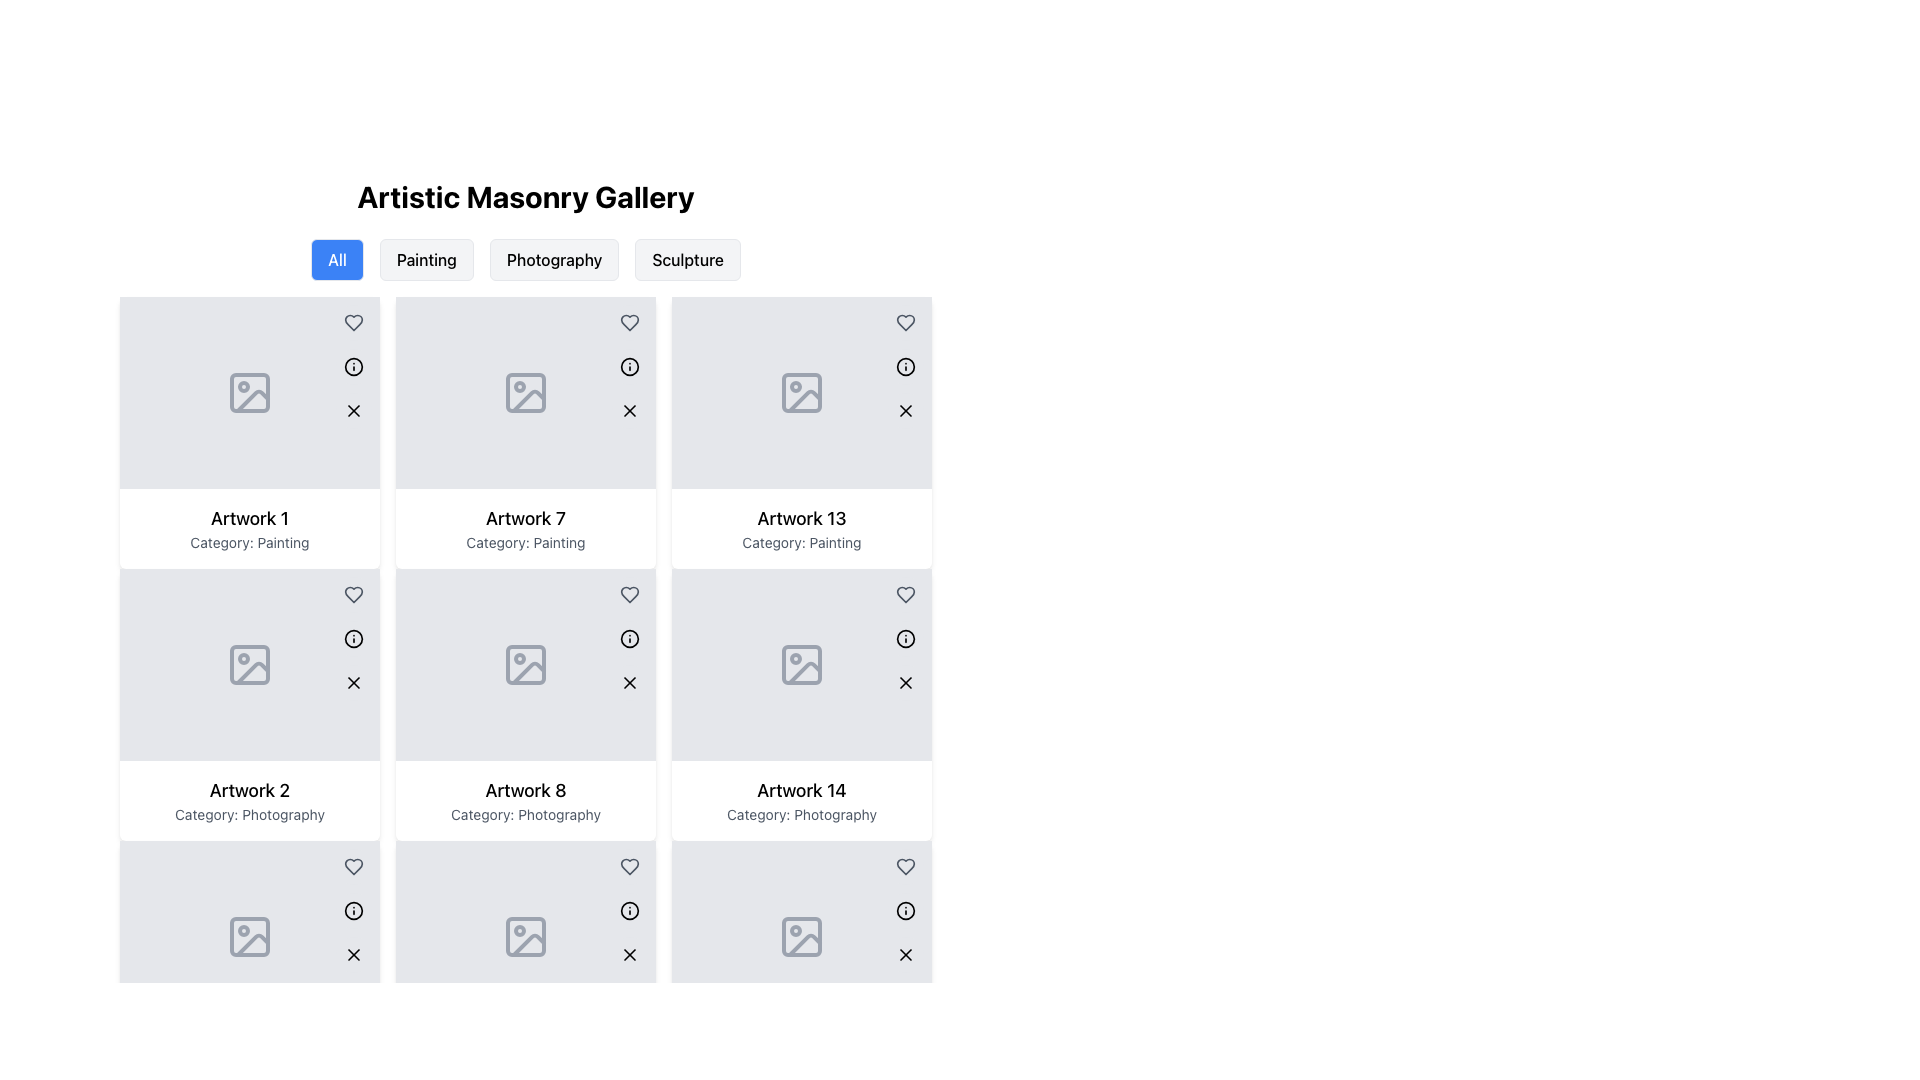 The height and width of the screenshot is (1080, 1920). Describe the element at coordinates (354, 681) in the screenshot. I see `the 'X' icon located at the bottom-right corner of the 'Artwork 2' card` at that location.